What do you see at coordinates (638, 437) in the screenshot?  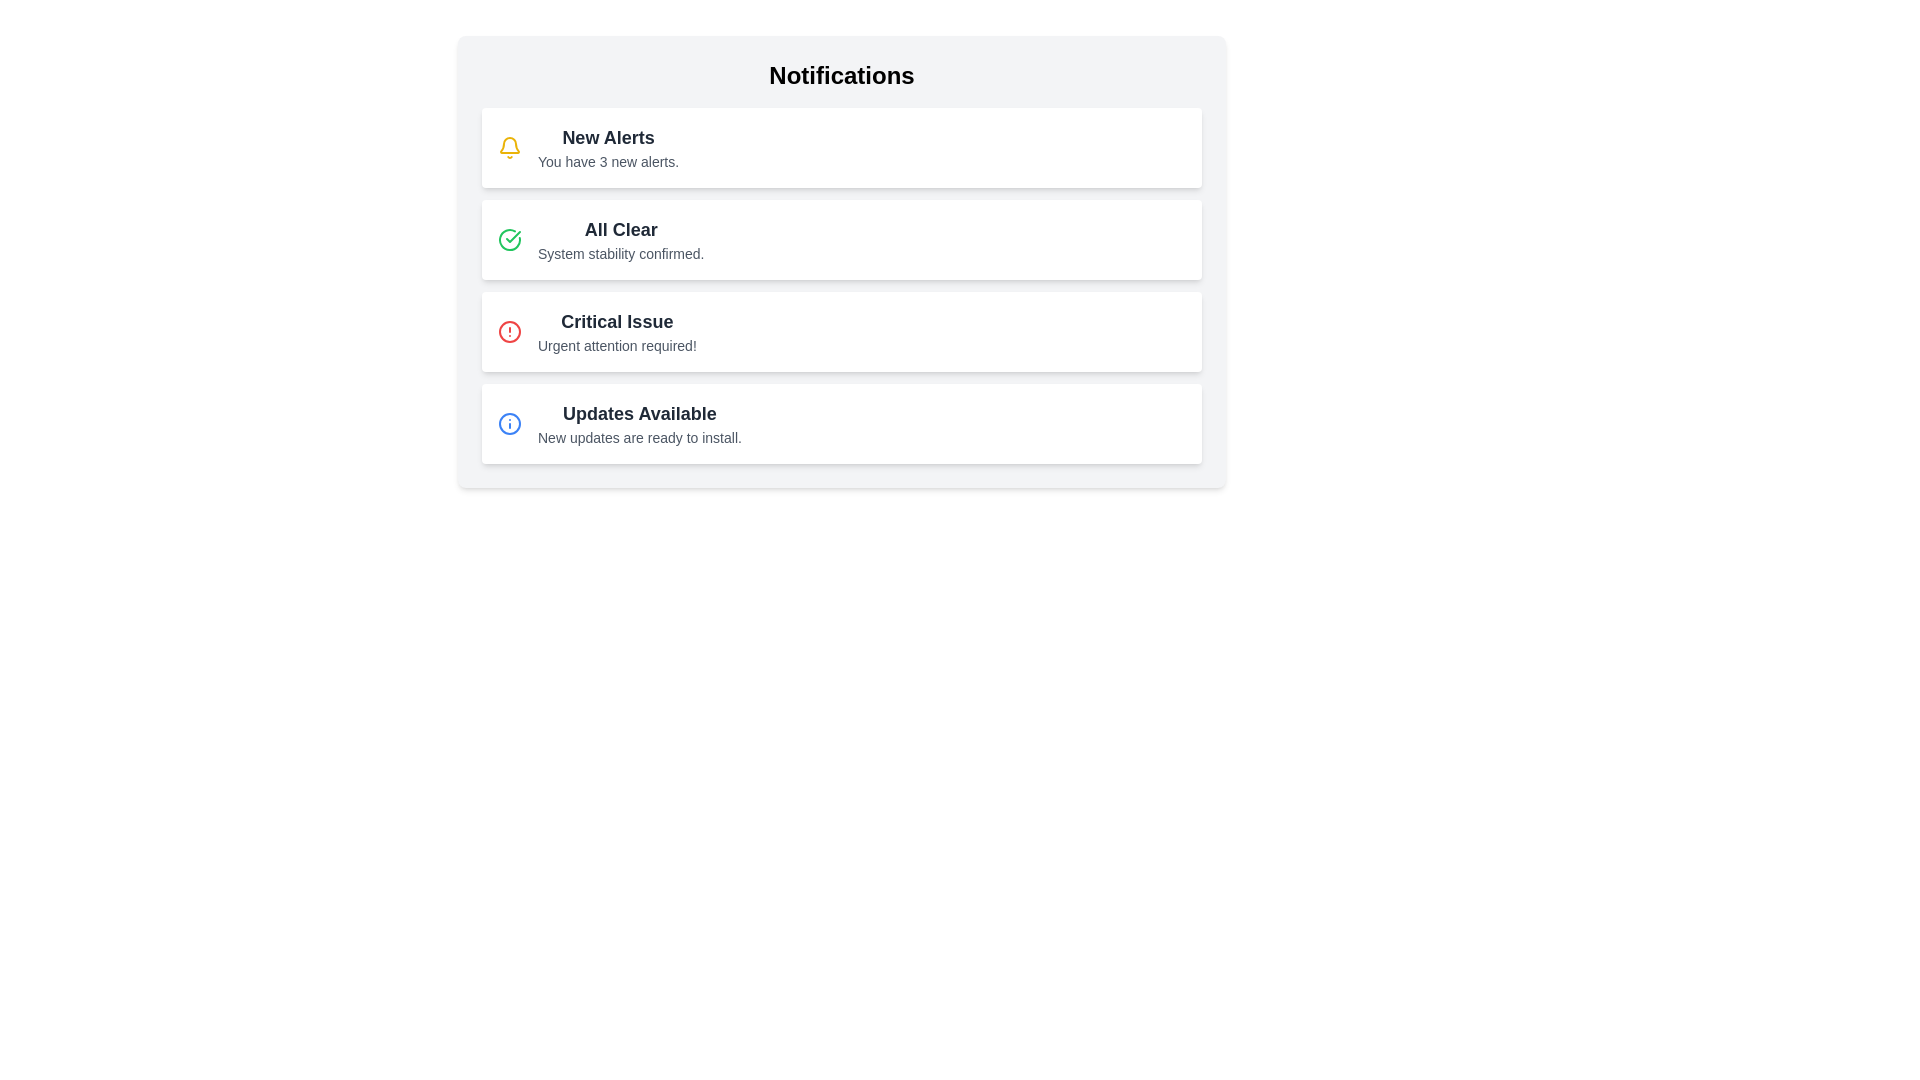 I see `text indicating that new updates are ready to install, located in the Notifications panel beneath the 'Updates Available' title` at bounding box center [638, 437].